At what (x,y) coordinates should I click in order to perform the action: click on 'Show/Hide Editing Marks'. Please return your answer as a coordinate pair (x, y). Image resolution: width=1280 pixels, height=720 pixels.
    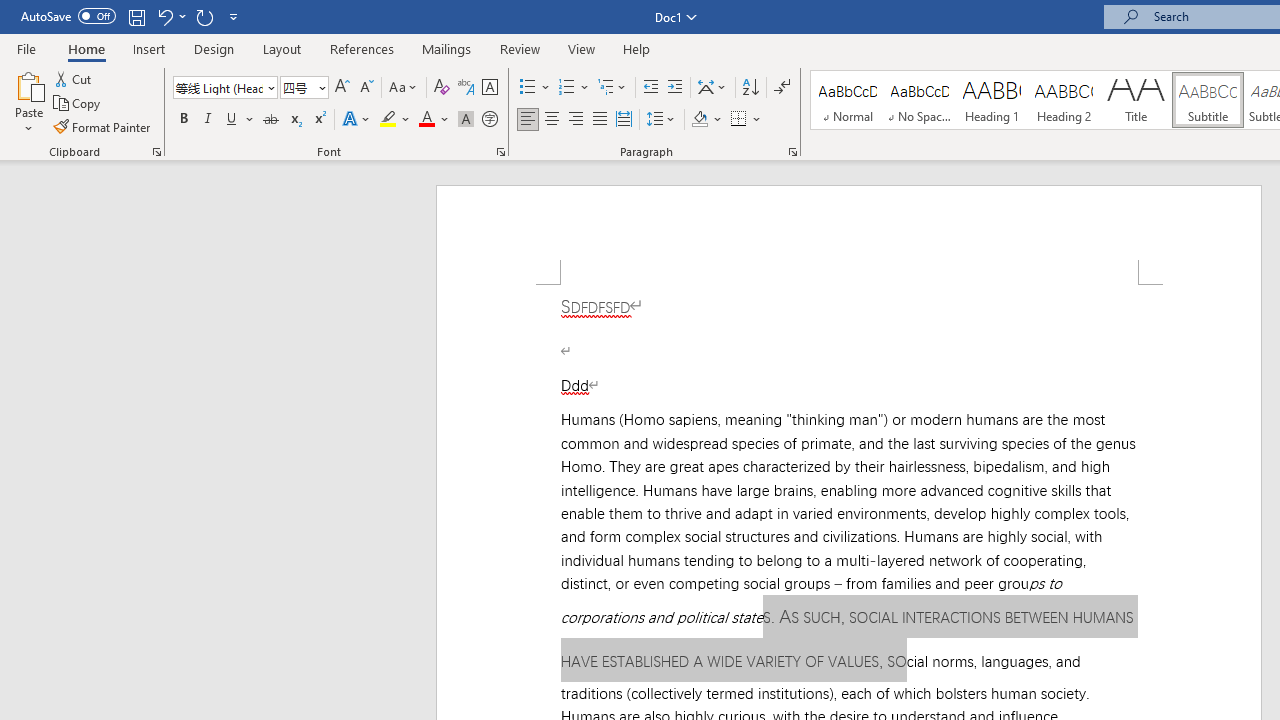
    Looking at the image, I should click on (781, 86).